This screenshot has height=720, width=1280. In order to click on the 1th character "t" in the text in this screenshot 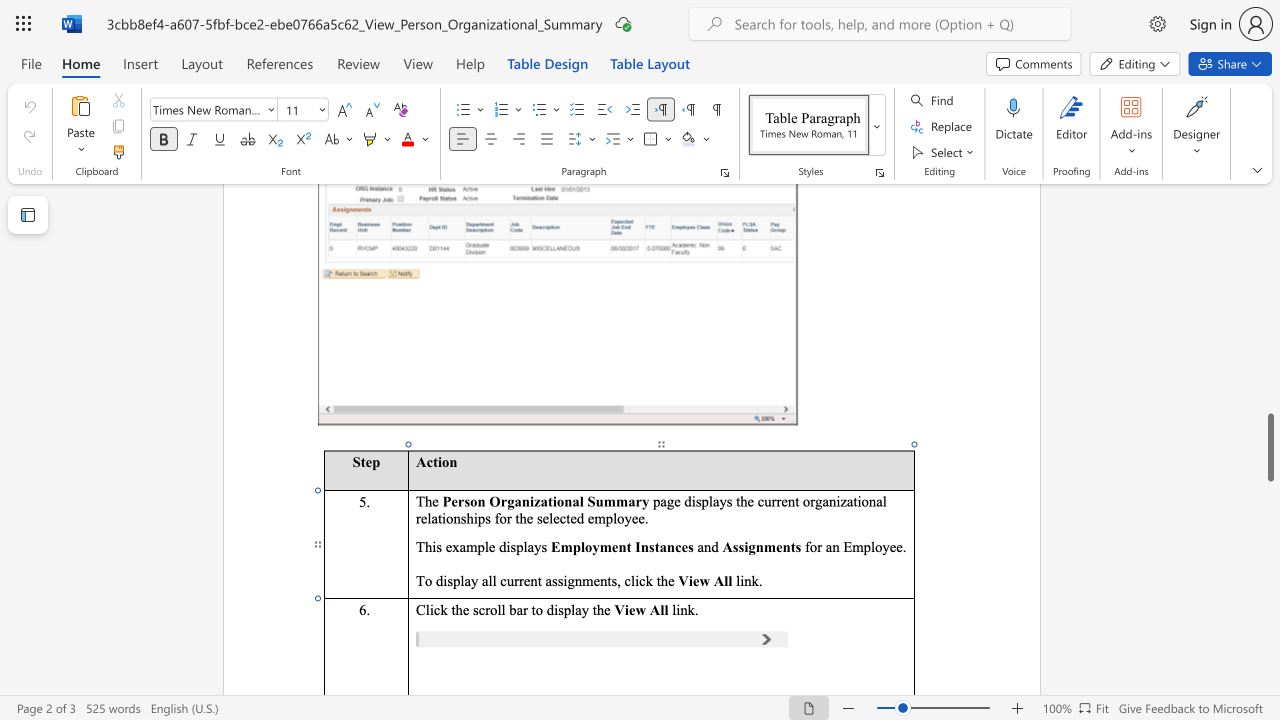, I will do `click(627, 547)`.